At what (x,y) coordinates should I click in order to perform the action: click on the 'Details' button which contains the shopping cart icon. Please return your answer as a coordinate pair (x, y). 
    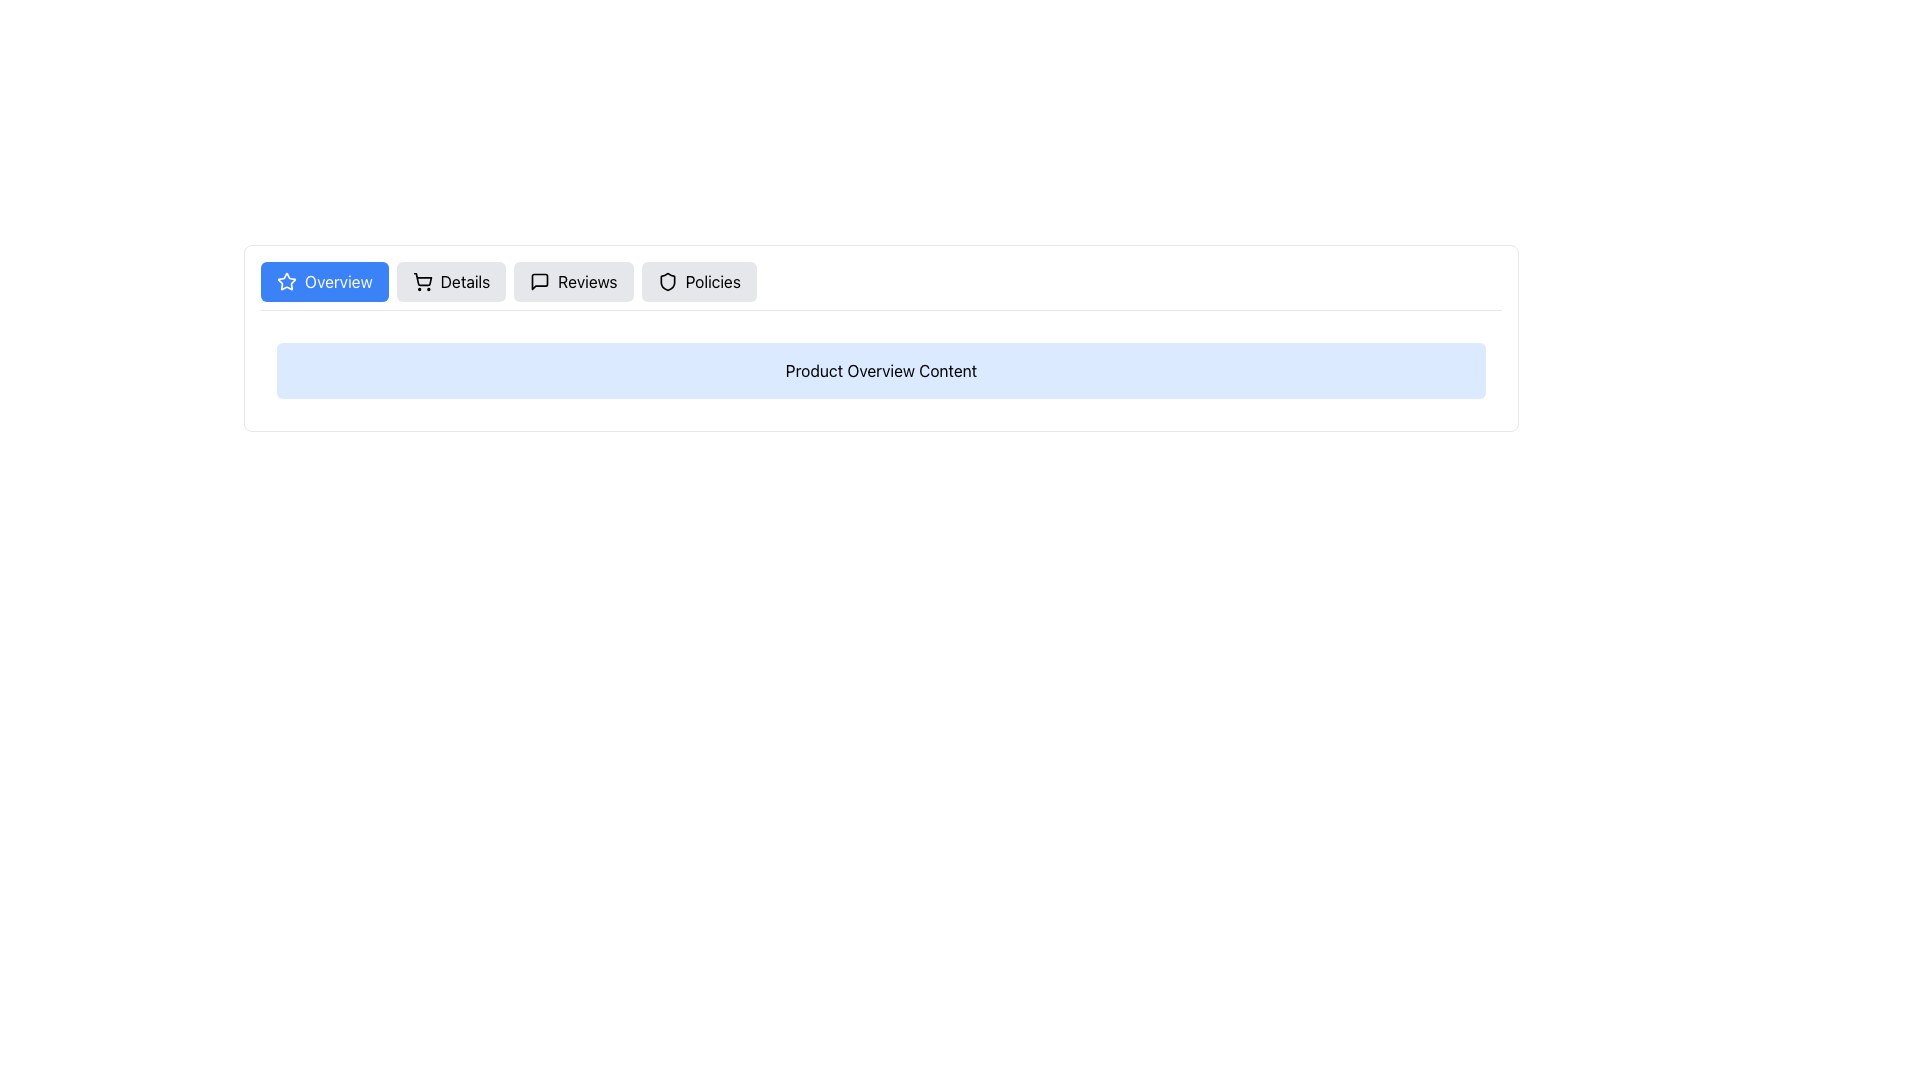
    Looking at the image, I should click on (421, 278).